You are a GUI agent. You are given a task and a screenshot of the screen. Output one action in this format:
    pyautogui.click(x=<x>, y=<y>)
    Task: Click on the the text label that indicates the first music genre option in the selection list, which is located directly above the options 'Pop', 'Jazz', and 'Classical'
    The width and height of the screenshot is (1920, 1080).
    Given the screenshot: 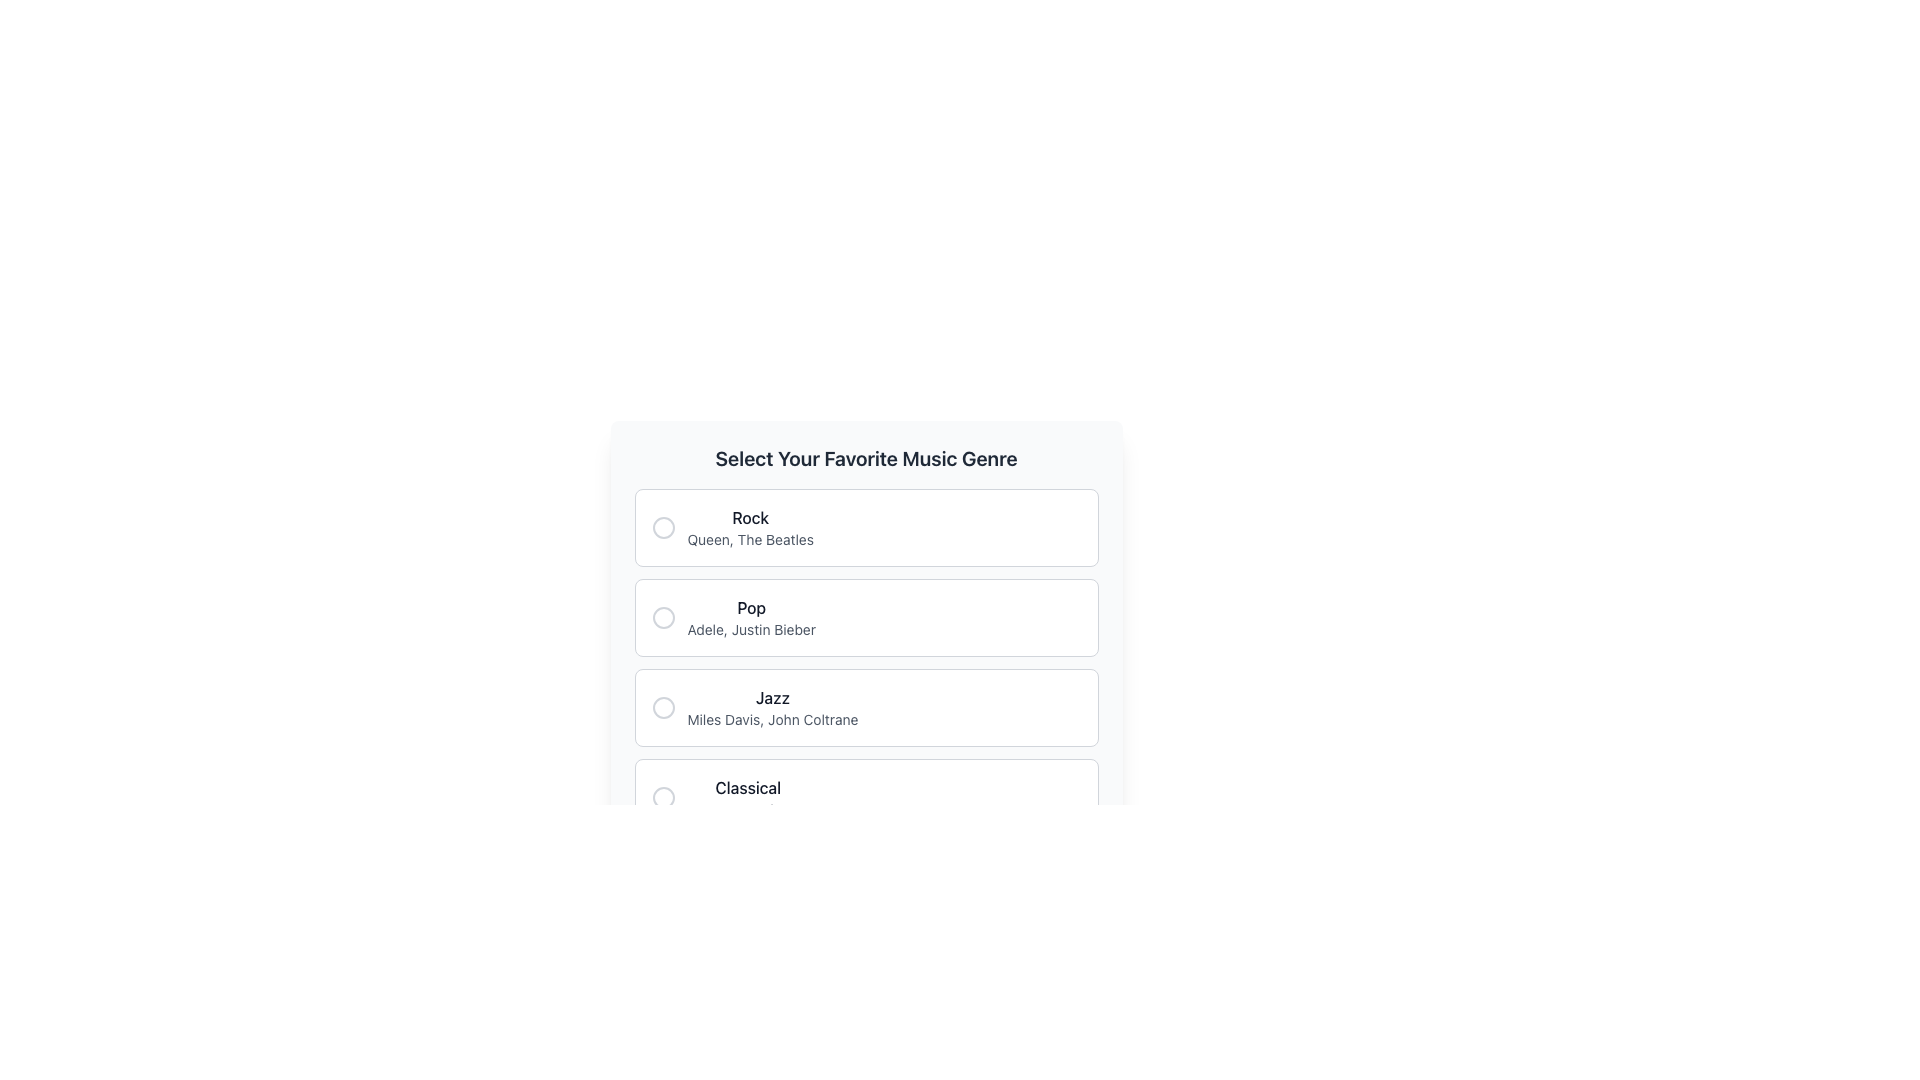 What is the action you would take?
    pyautogui.click(x=749, y=527)
    